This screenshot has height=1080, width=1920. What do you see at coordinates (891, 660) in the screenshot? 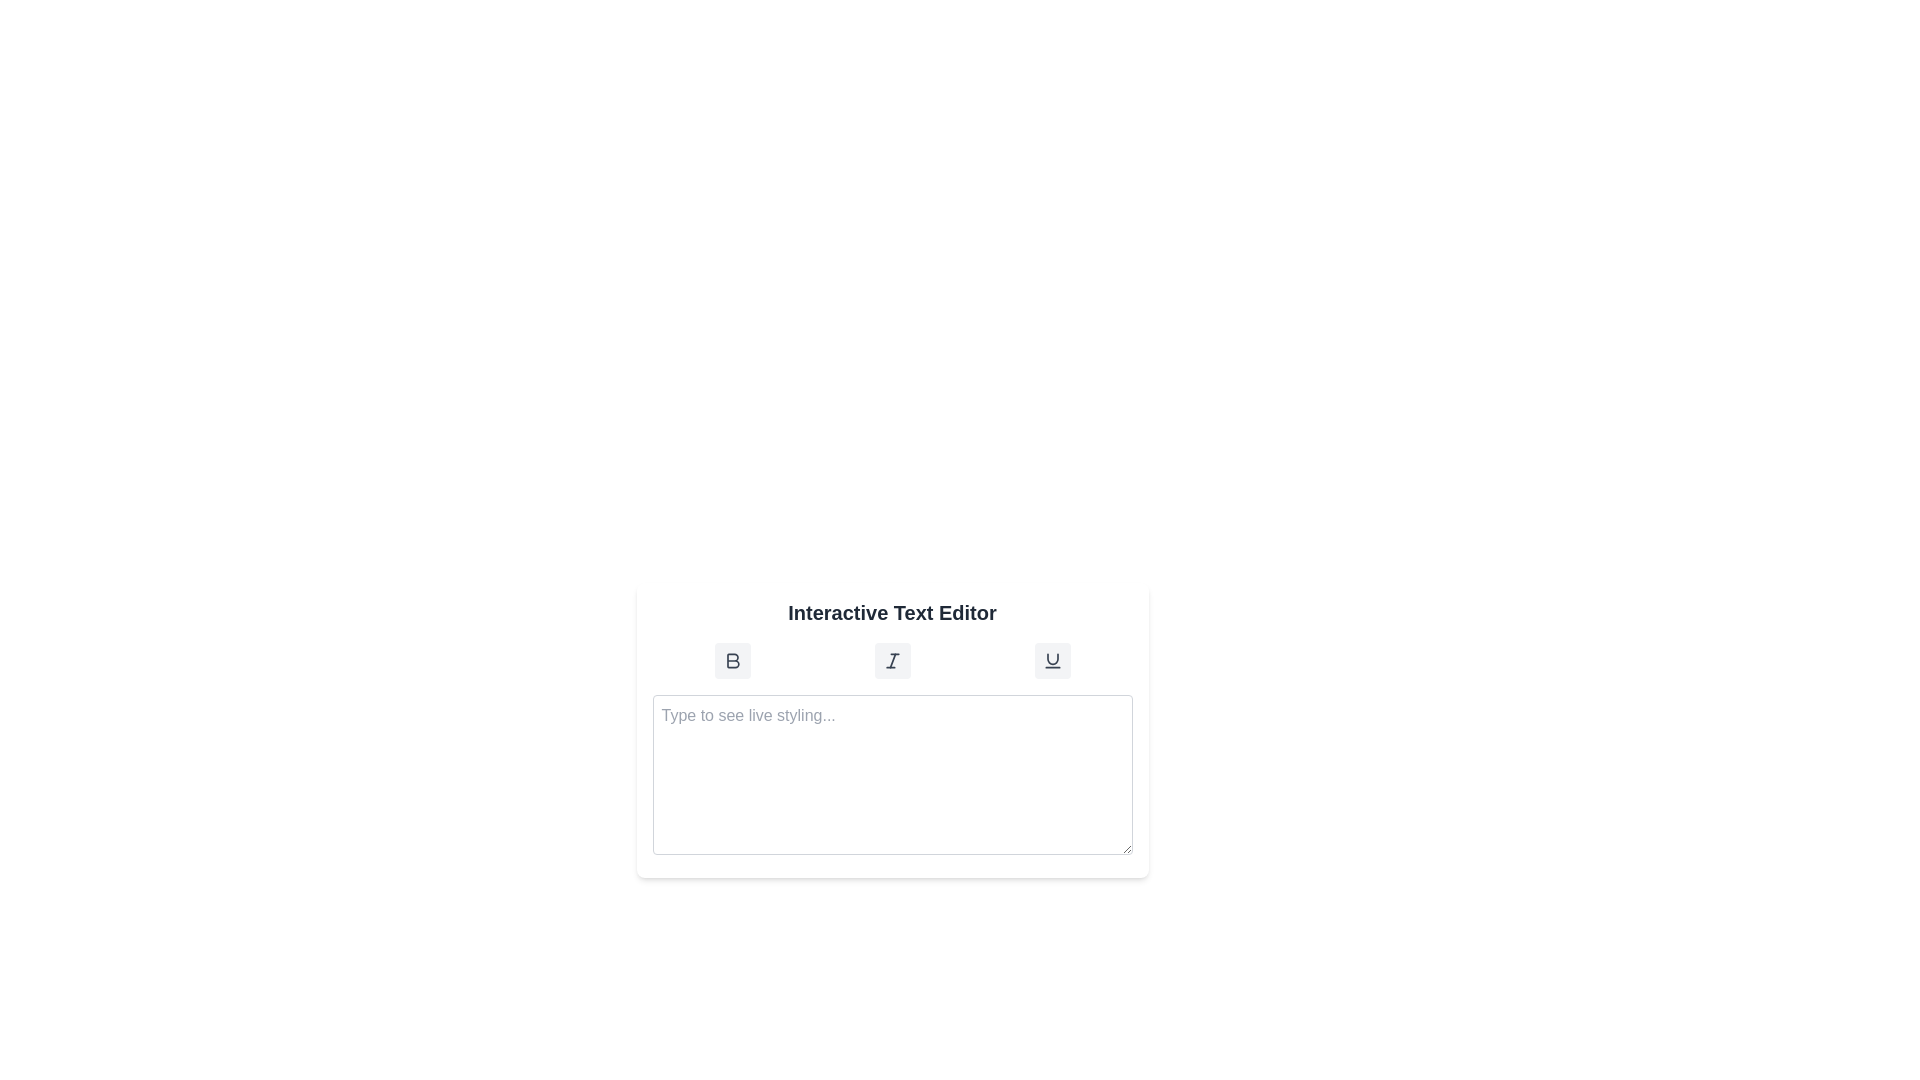
I see `the italic formatting button located between the bold 'B' icon and the underline 'U' icon` at bounding box center [891, 660].